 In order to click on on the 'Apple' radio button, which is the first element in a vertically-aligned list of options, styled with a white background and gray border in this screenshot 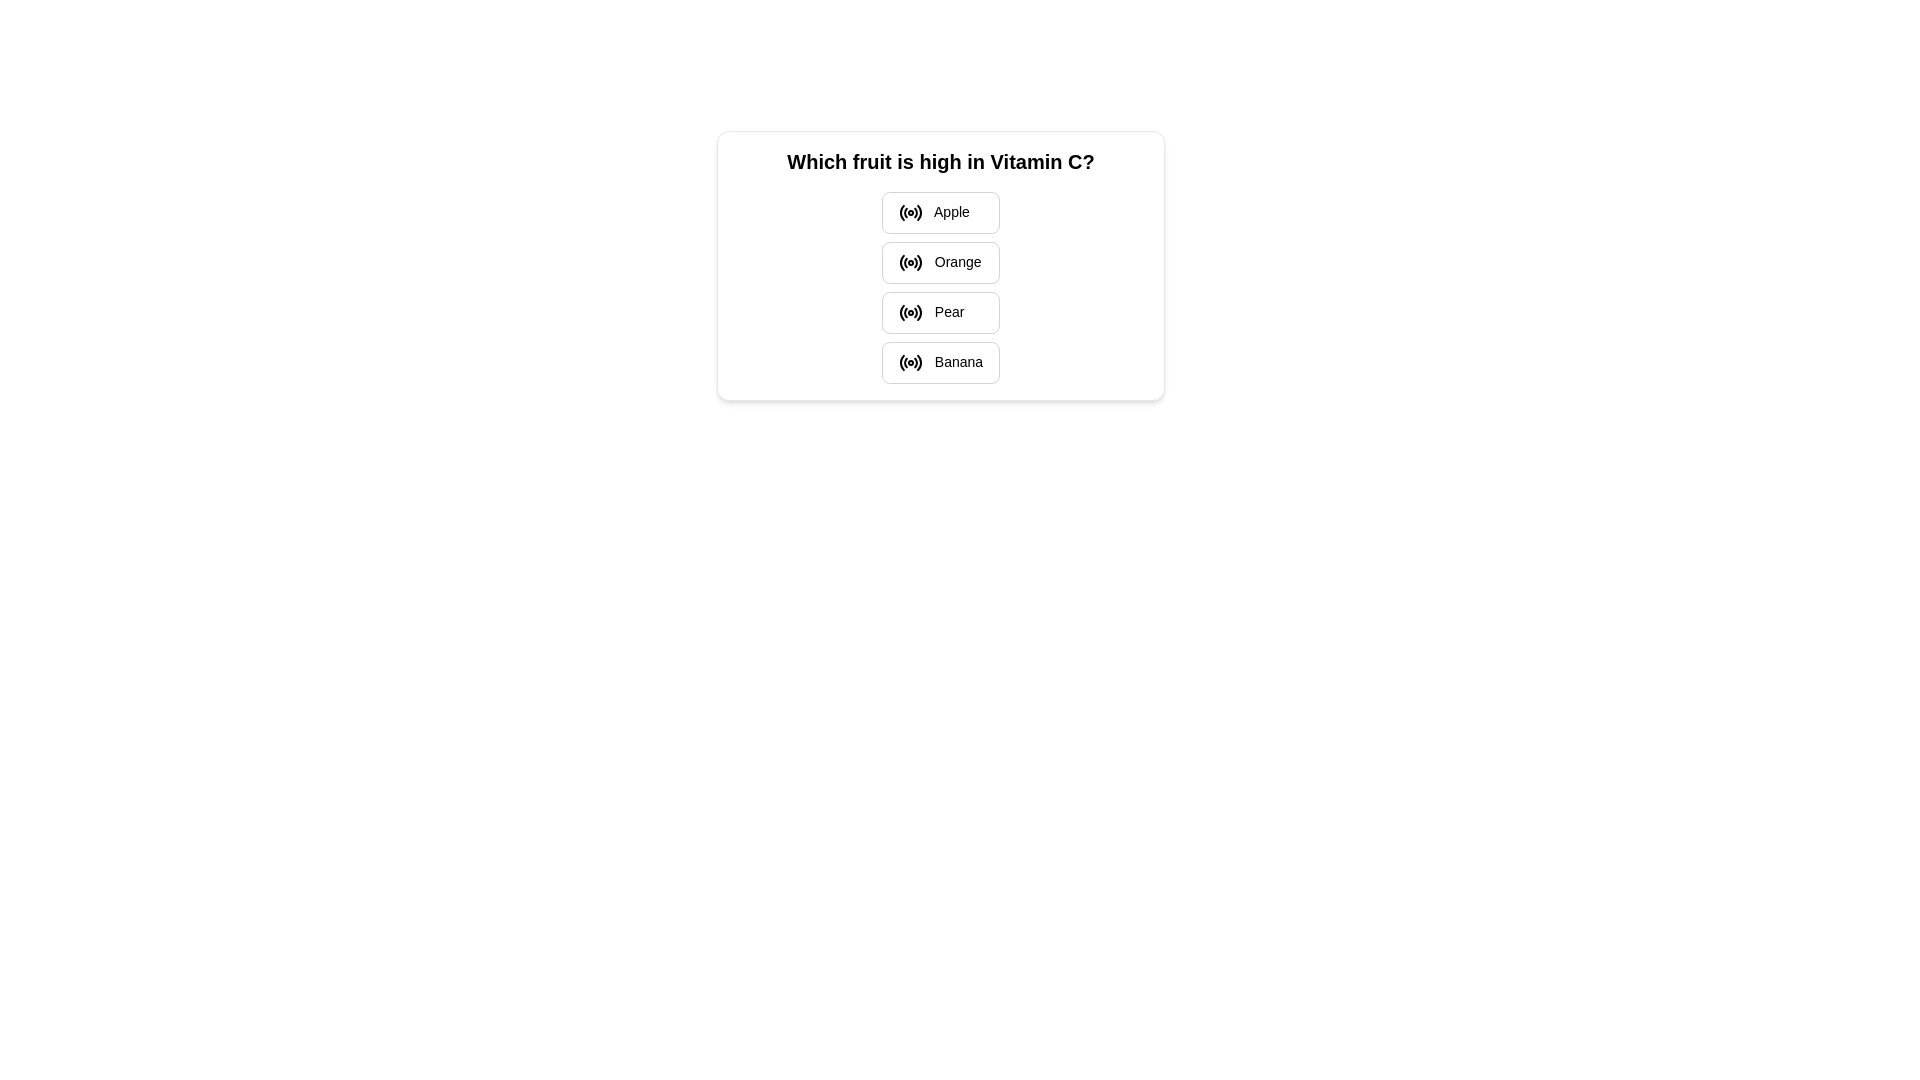, I will do `click(939, 212)`.